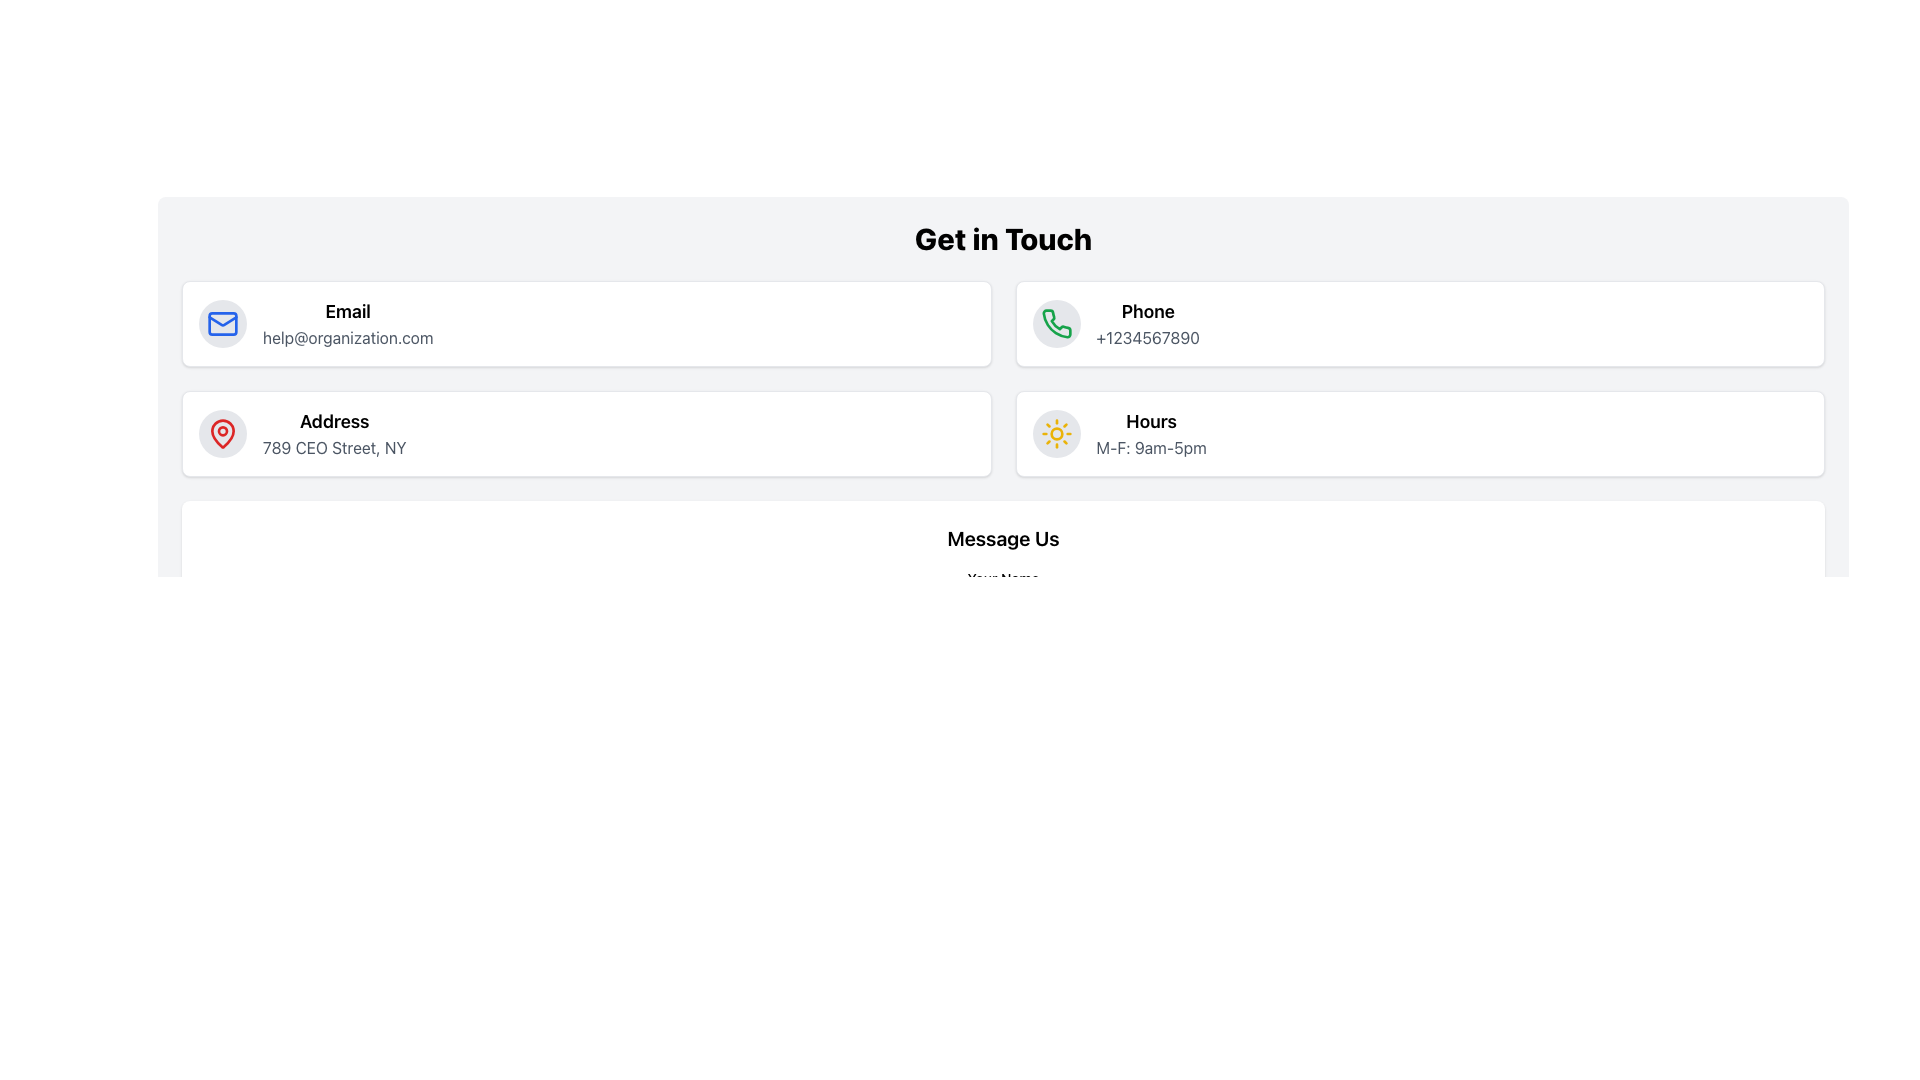  Describe the element at coordinates (1055, 323) in the screenshot. I see `the circular icon button with a light gray background and a green phone receiver icon located in the upper-right card titled 'Phone', positioned to the left of the text '+1234567890'` at that location.